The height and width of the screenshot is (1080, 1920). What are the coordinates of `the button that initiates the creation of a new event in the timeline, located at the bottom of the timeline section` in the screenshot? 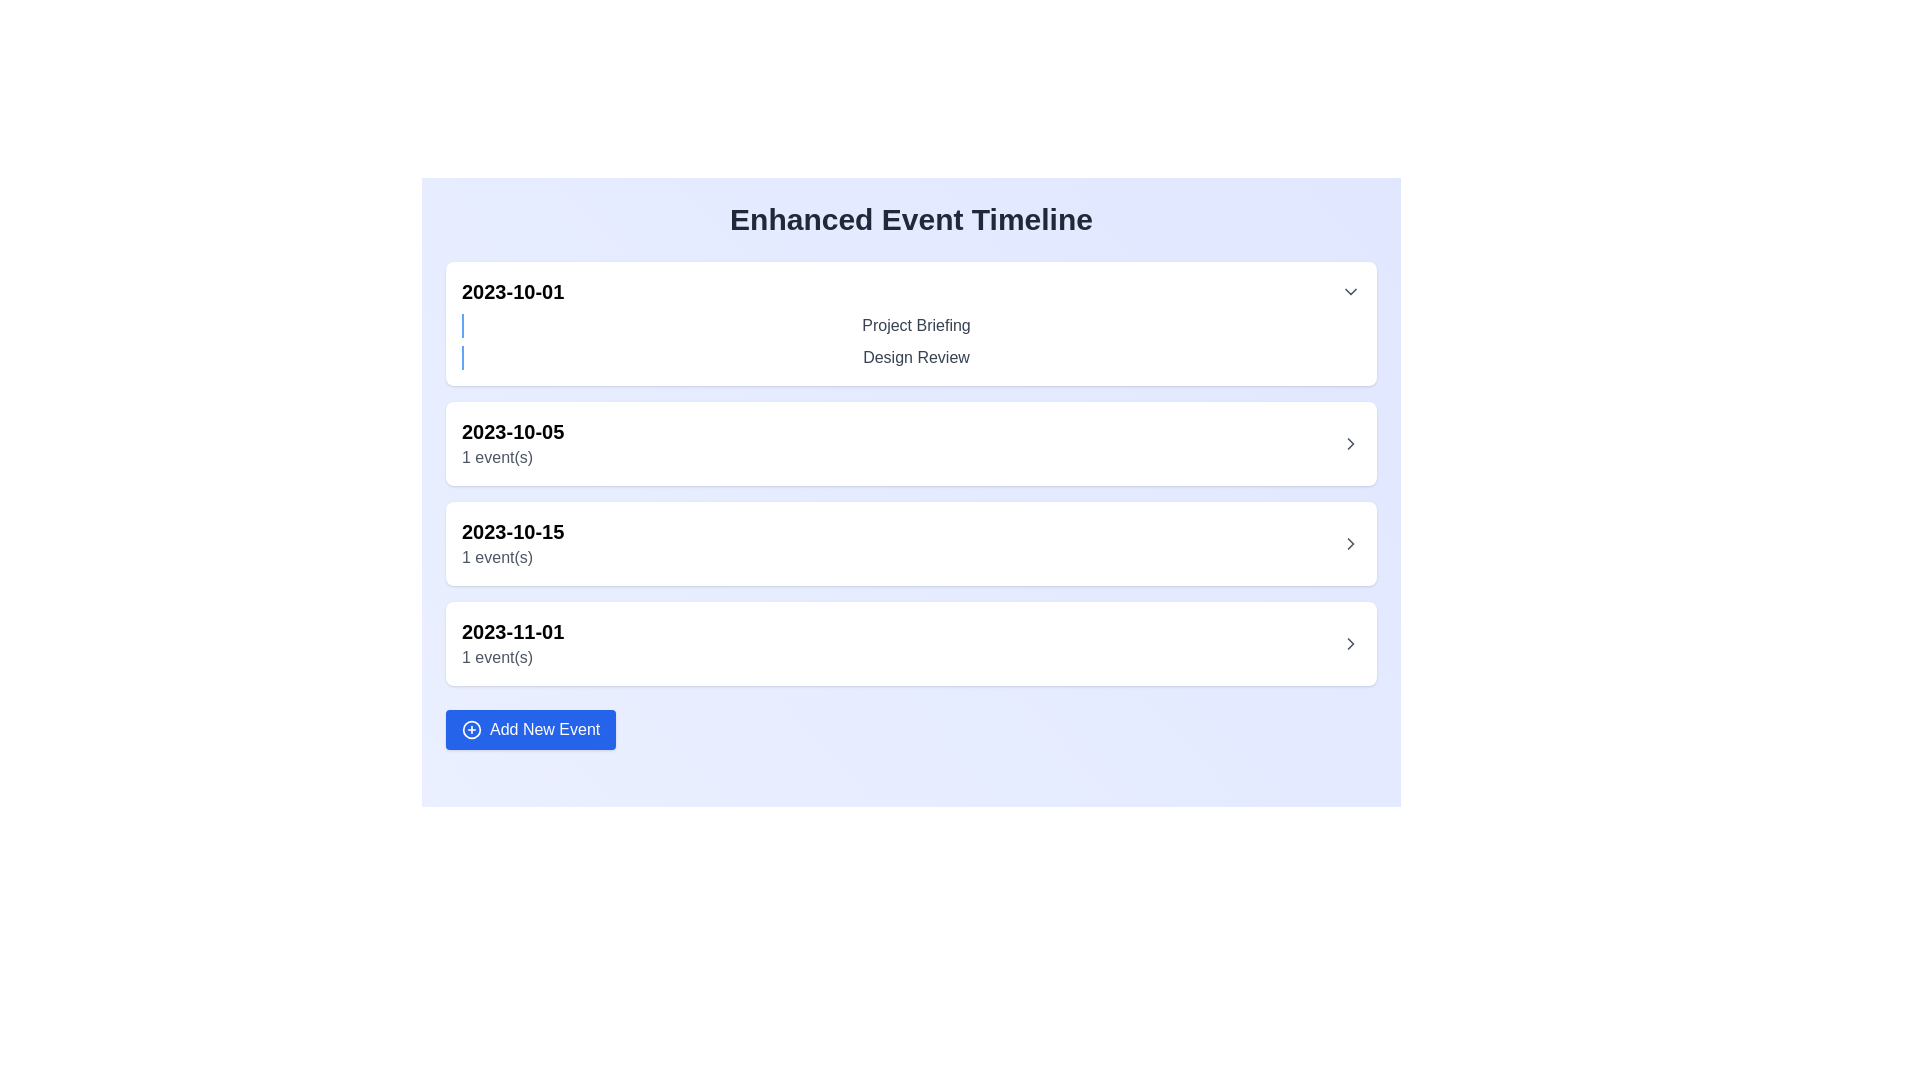 It's located at (531, 729).